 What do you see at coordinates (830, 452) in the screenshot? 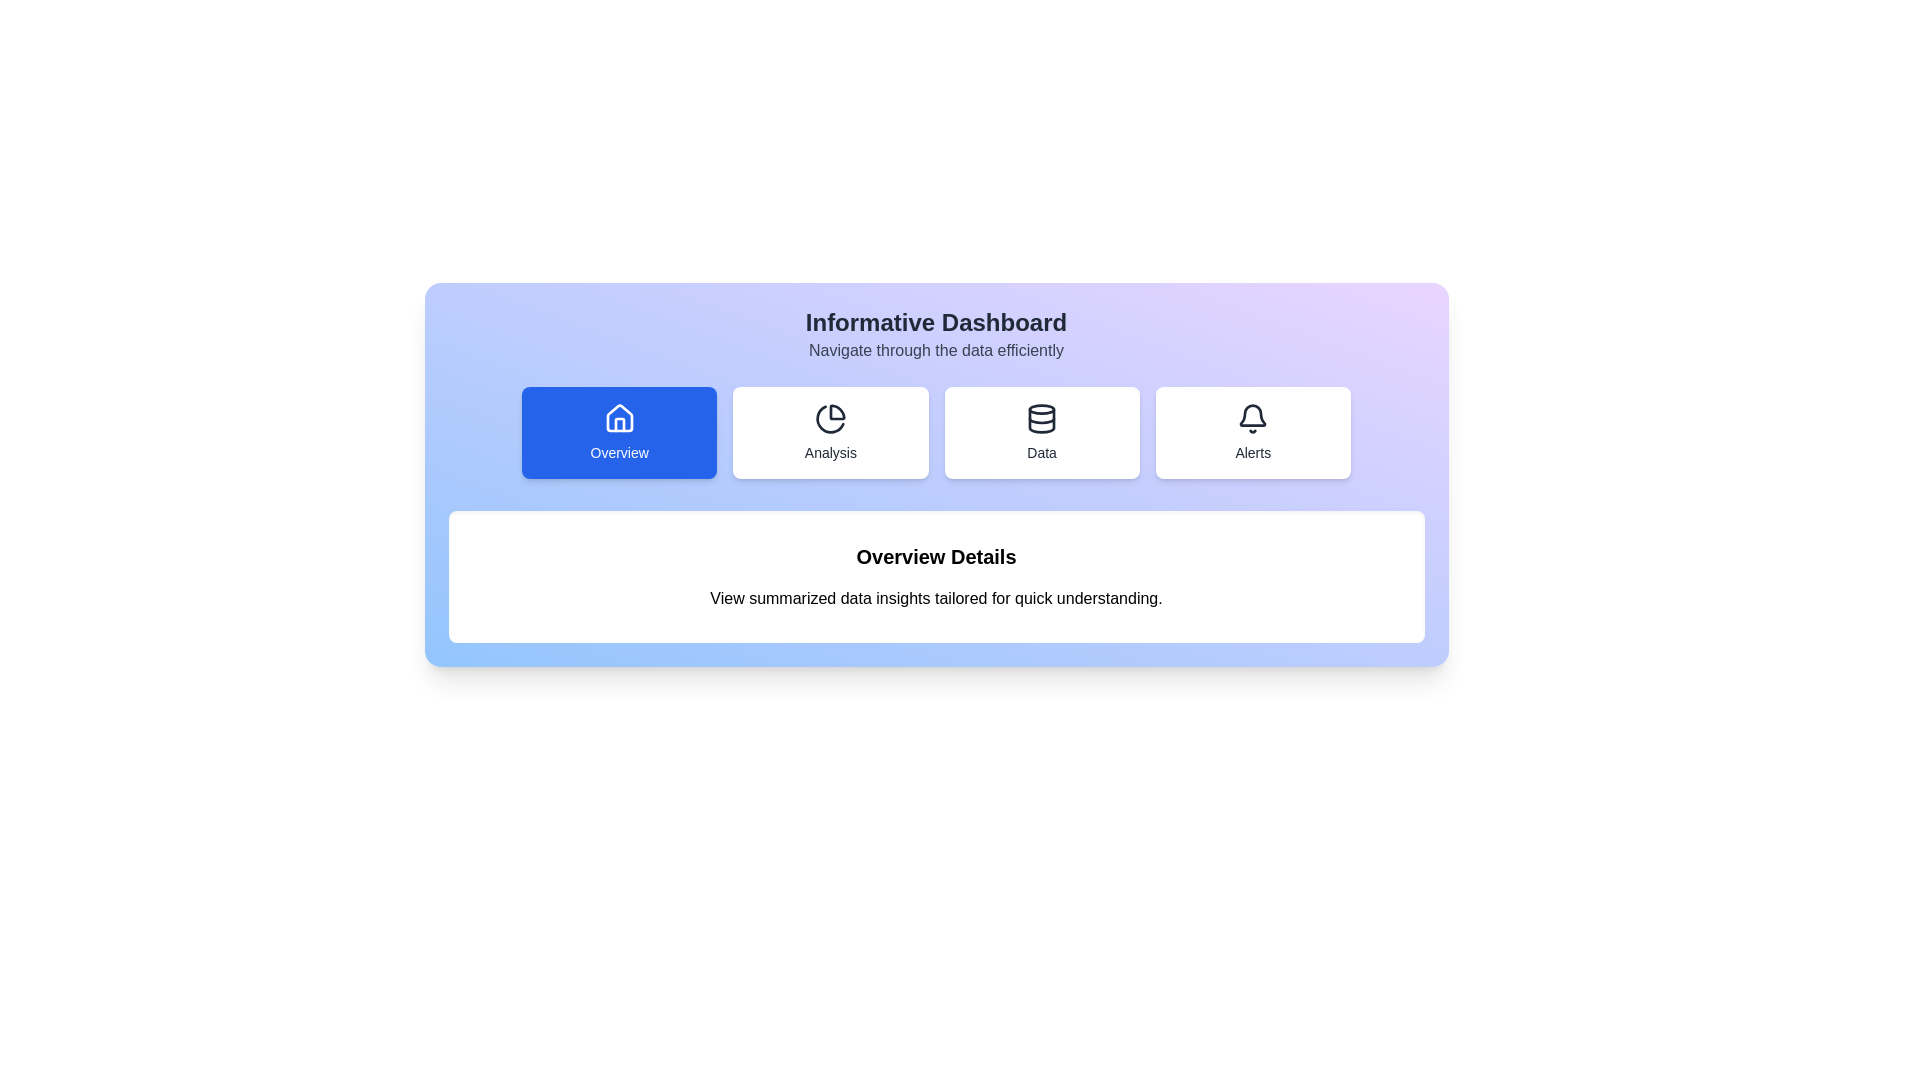
I see `text of the 'Analysis' navigation option label located in the second tile of the navigation grid, positioned directly beneath the pie chart icon` at bounding box center [830, 452].